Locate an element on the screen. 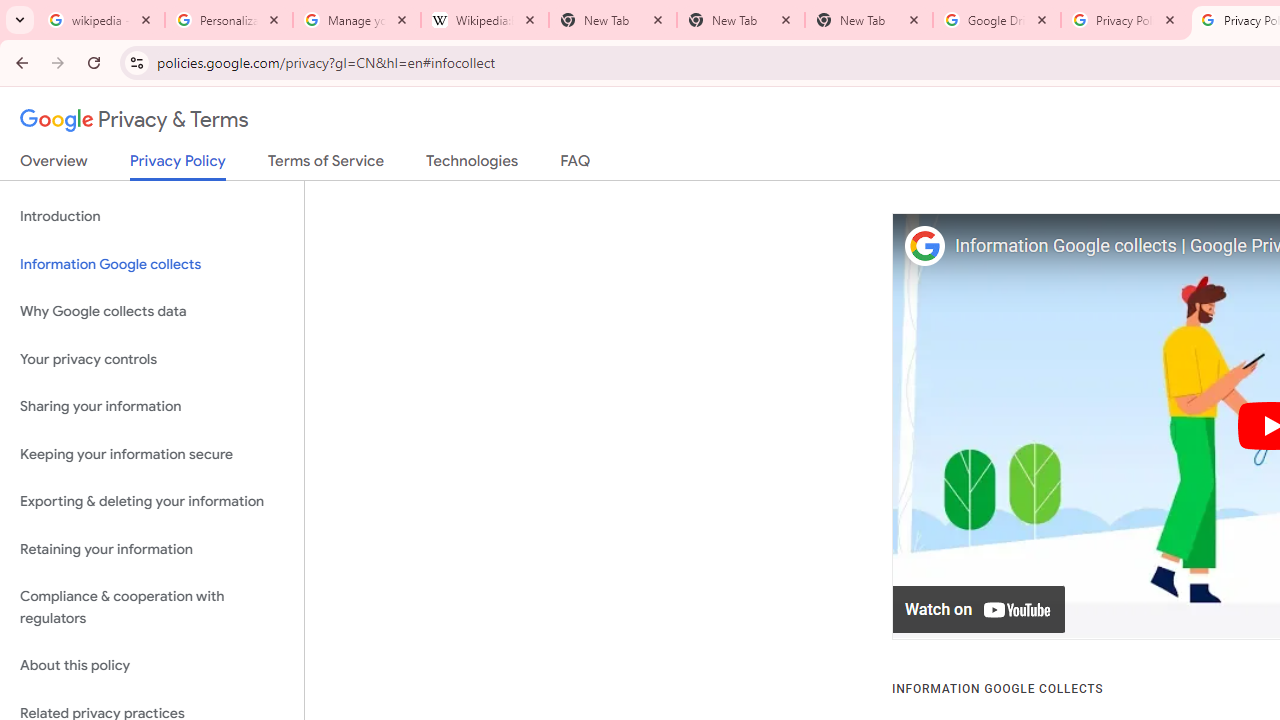 Image resolution: width=1280 pixels, height=720 pixels. 'Introduction' is located at coordinates (151, 217).